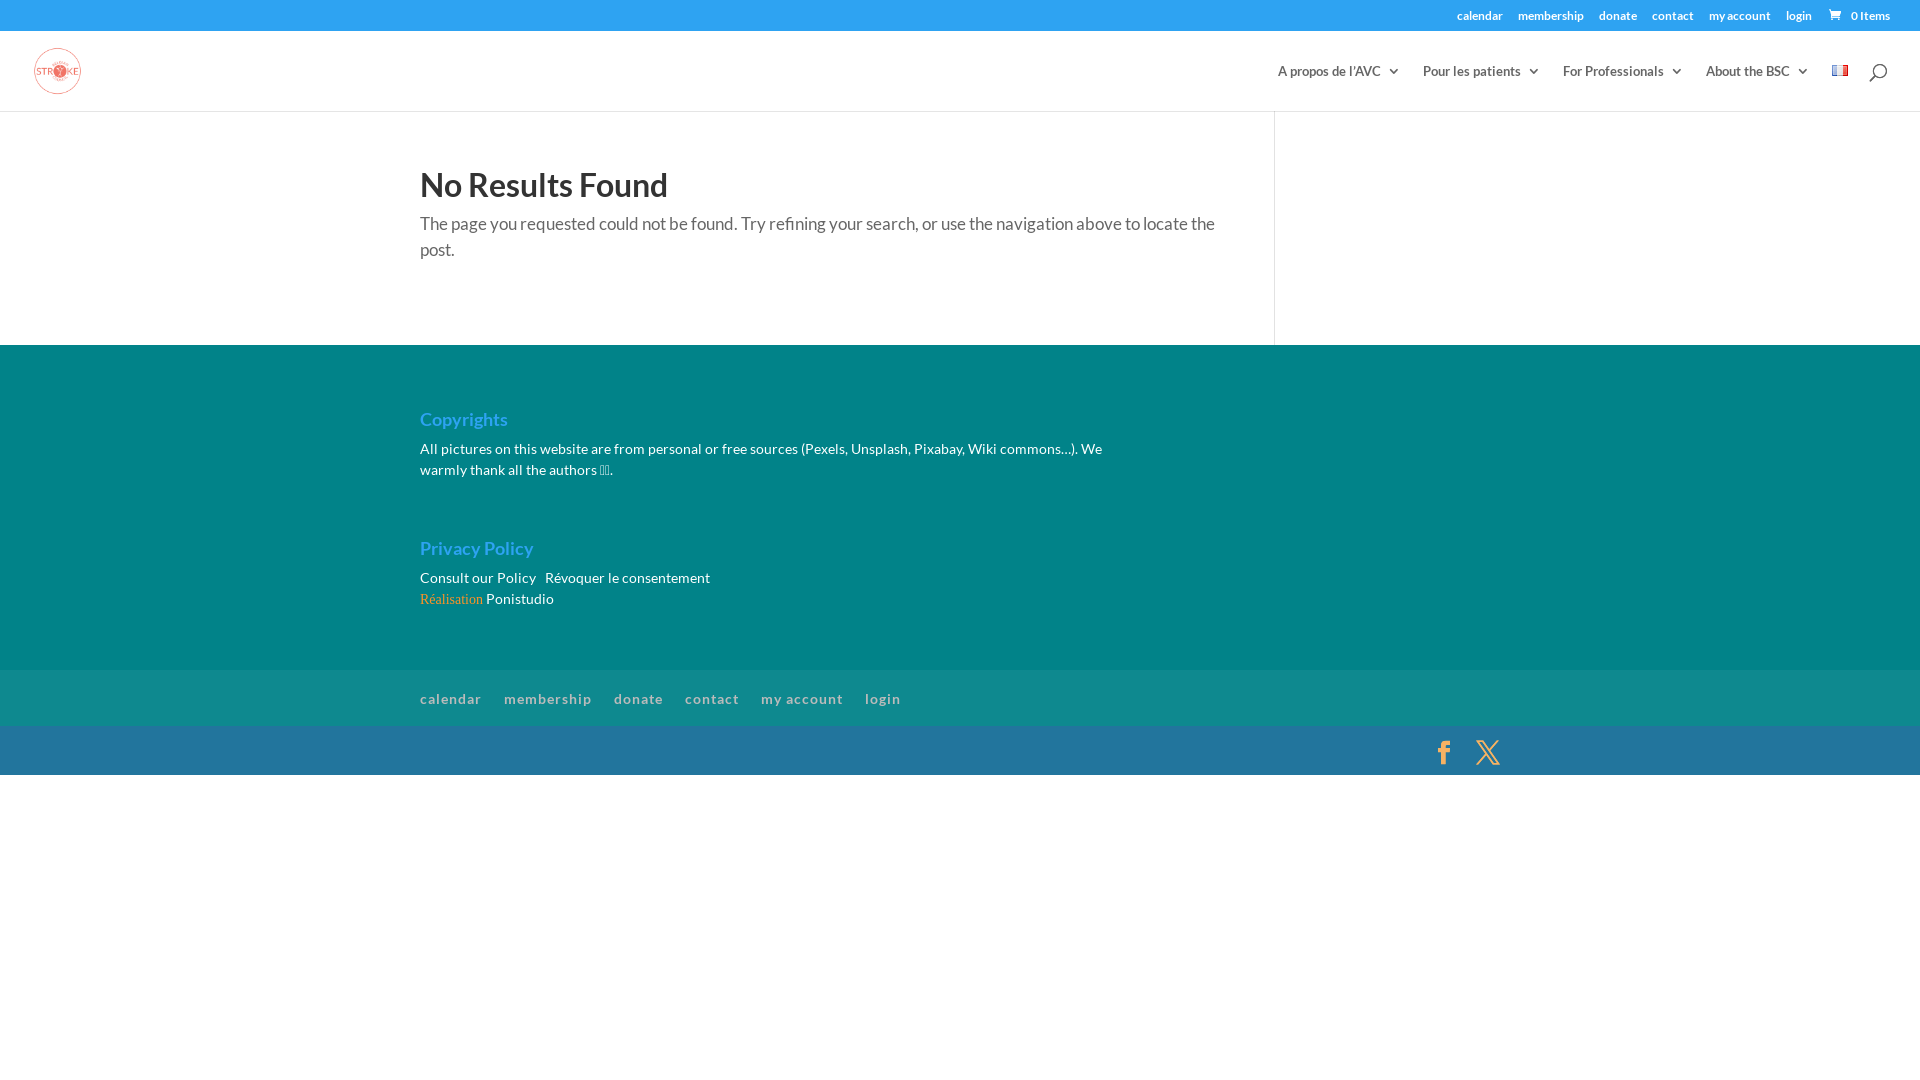  I want to click on 'calendar', so click(1479, 20).